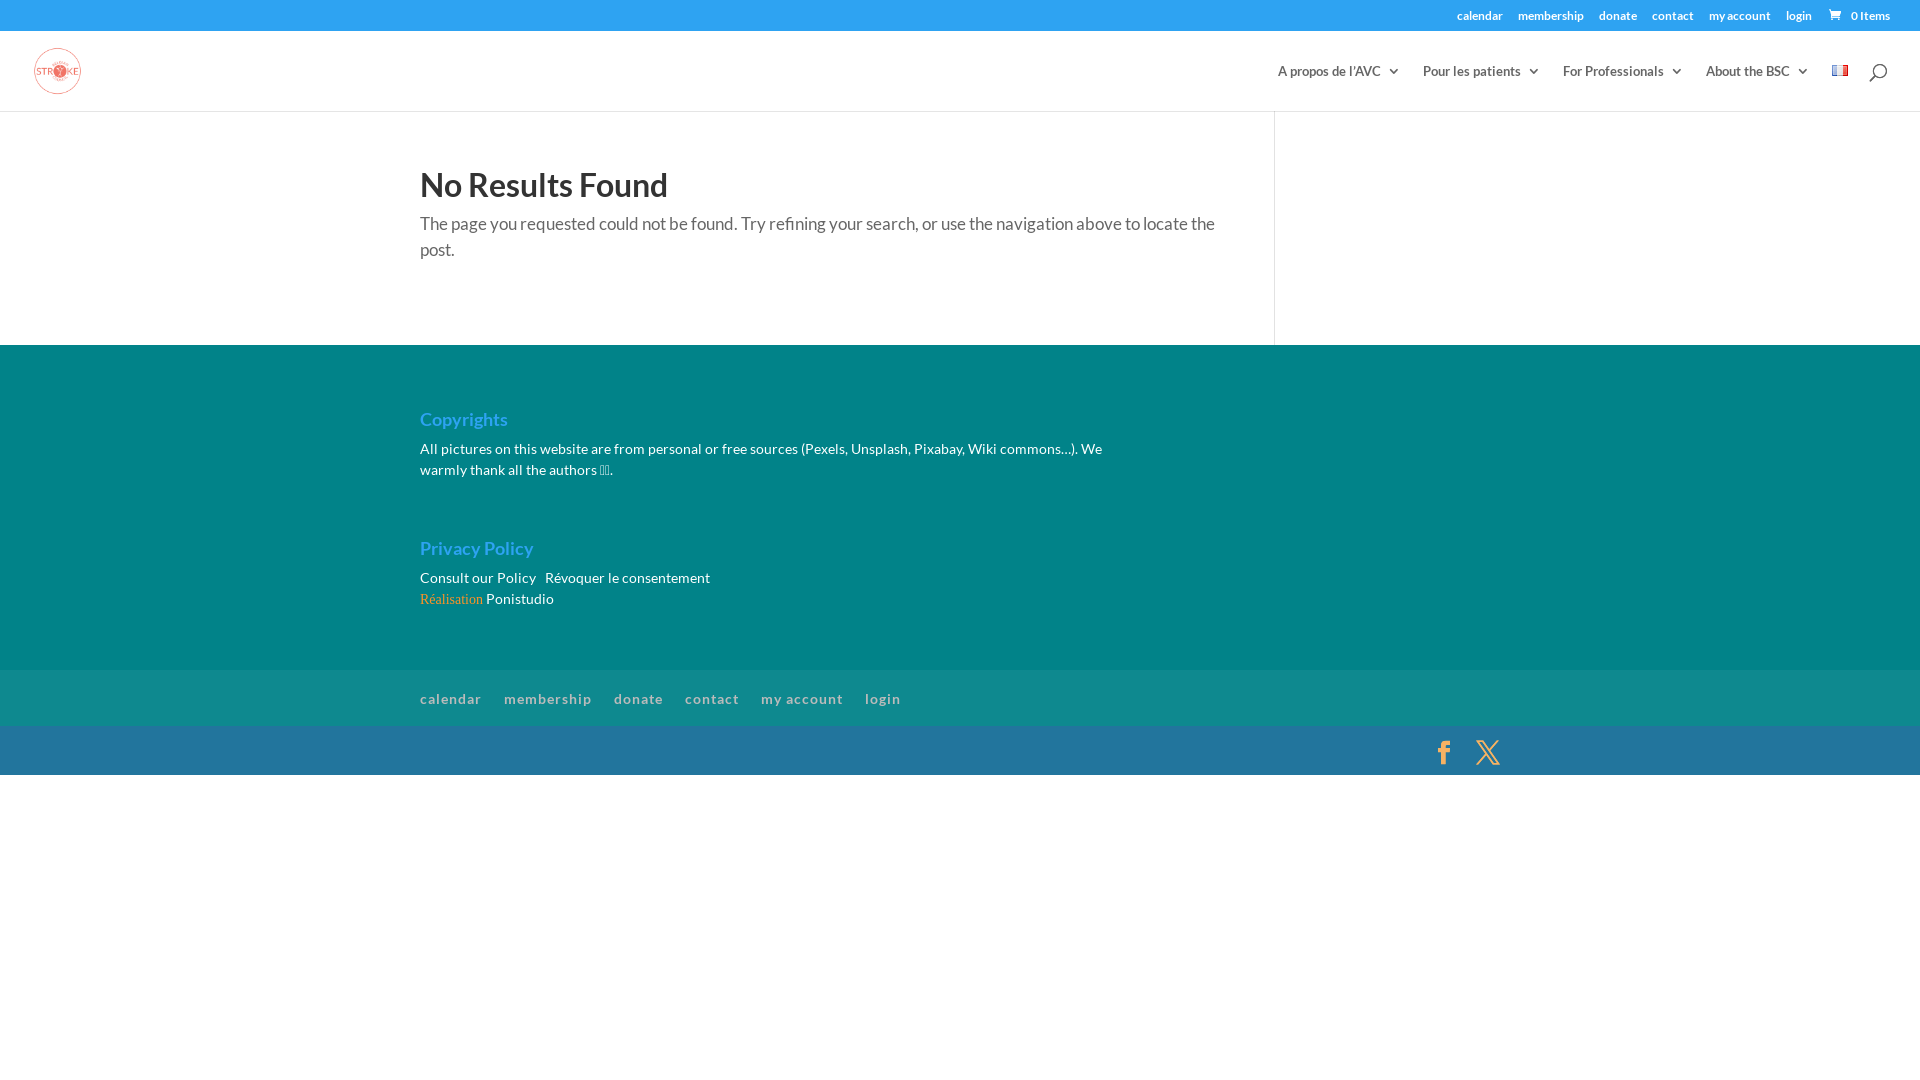  I want to click on 'calendar', so click(1479, 20).